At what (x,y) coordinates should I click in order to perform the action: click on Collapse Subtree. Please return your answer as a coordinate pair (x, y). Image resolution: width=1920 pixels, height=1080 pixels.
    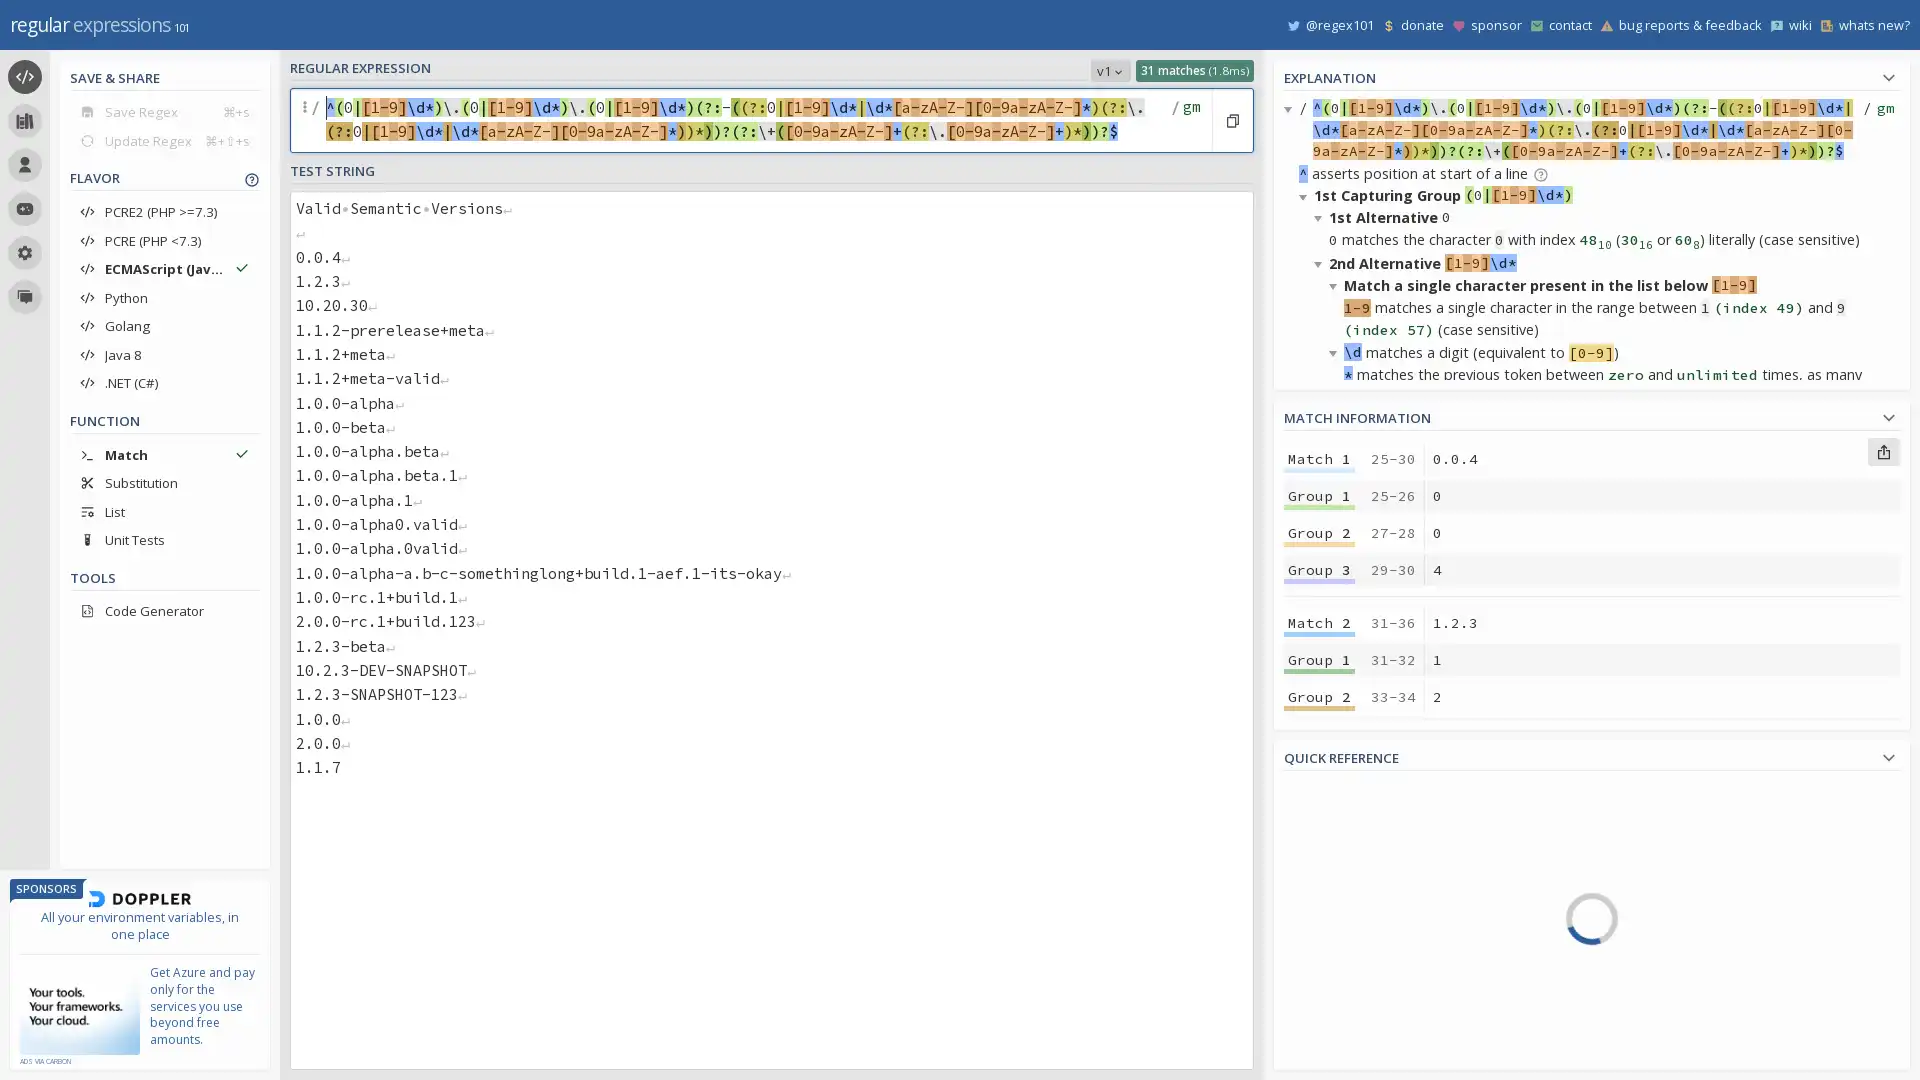
    Looking at the image, I should click on (1321, 511).